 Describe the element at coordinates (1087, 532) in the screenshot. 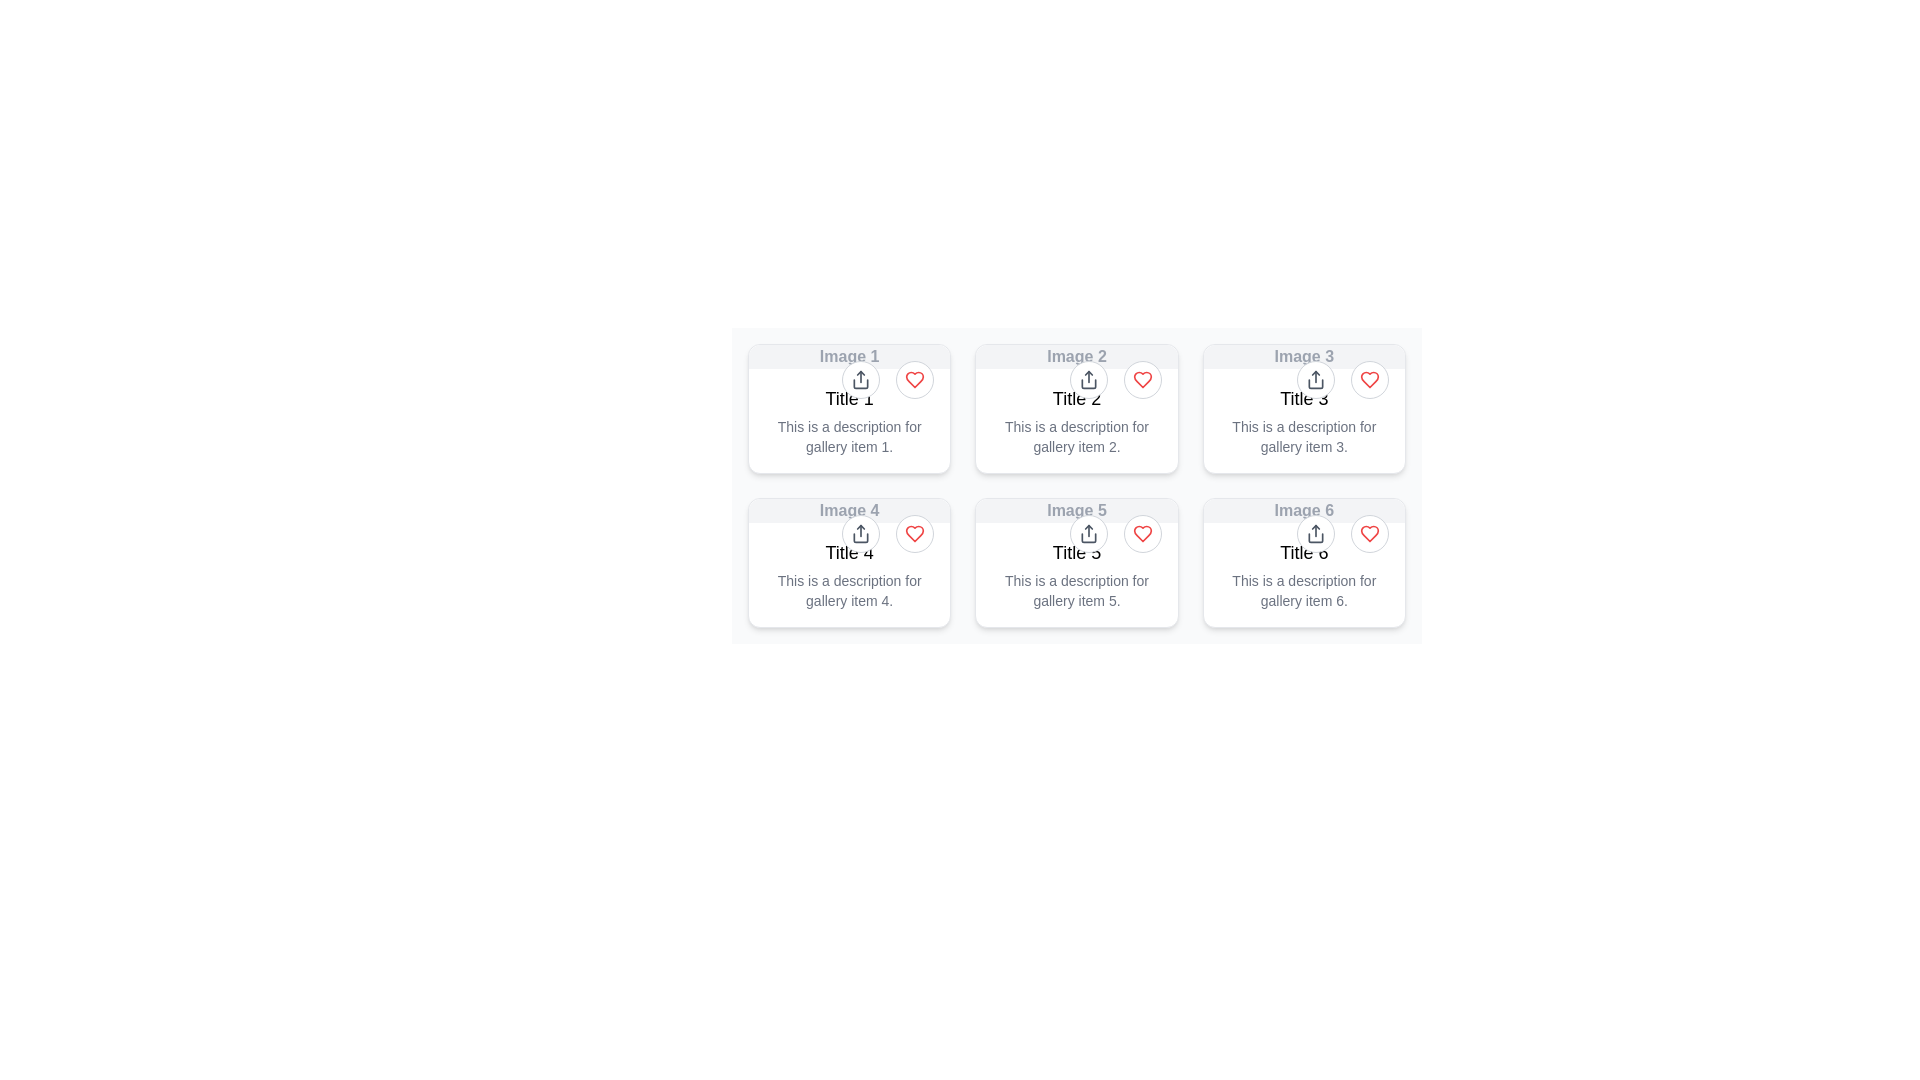

I see `the circular share button with a white background and upward arrow icon located in the top-right corner of the card labeled 'Image 5'` at that location.